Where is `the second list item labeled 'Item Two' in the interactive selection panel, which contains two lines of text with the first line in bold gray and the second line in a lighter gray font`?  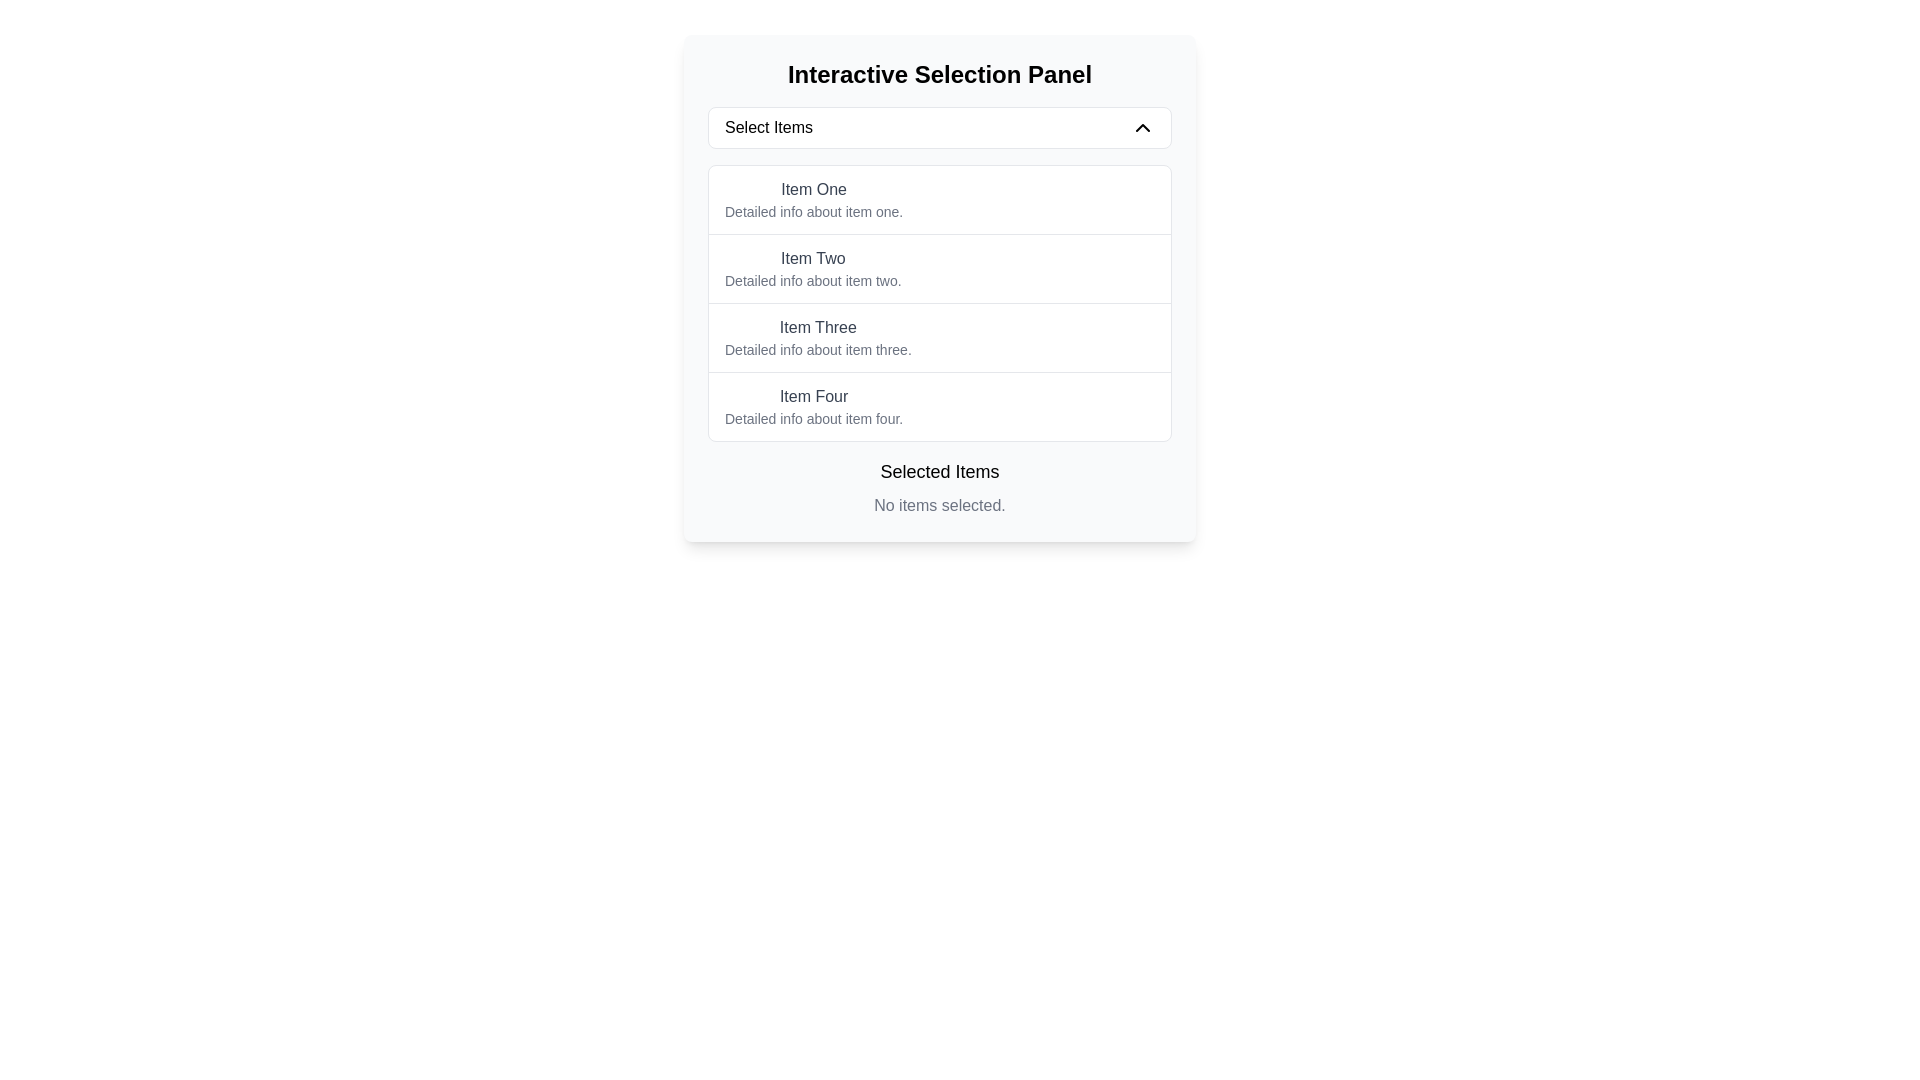 the second list item labeled 'Item Two' in the interactive selection panel, which contains two lines of text with the first line in bold gray and the second line in a lighter gray font is located at coordinates (813, 268).